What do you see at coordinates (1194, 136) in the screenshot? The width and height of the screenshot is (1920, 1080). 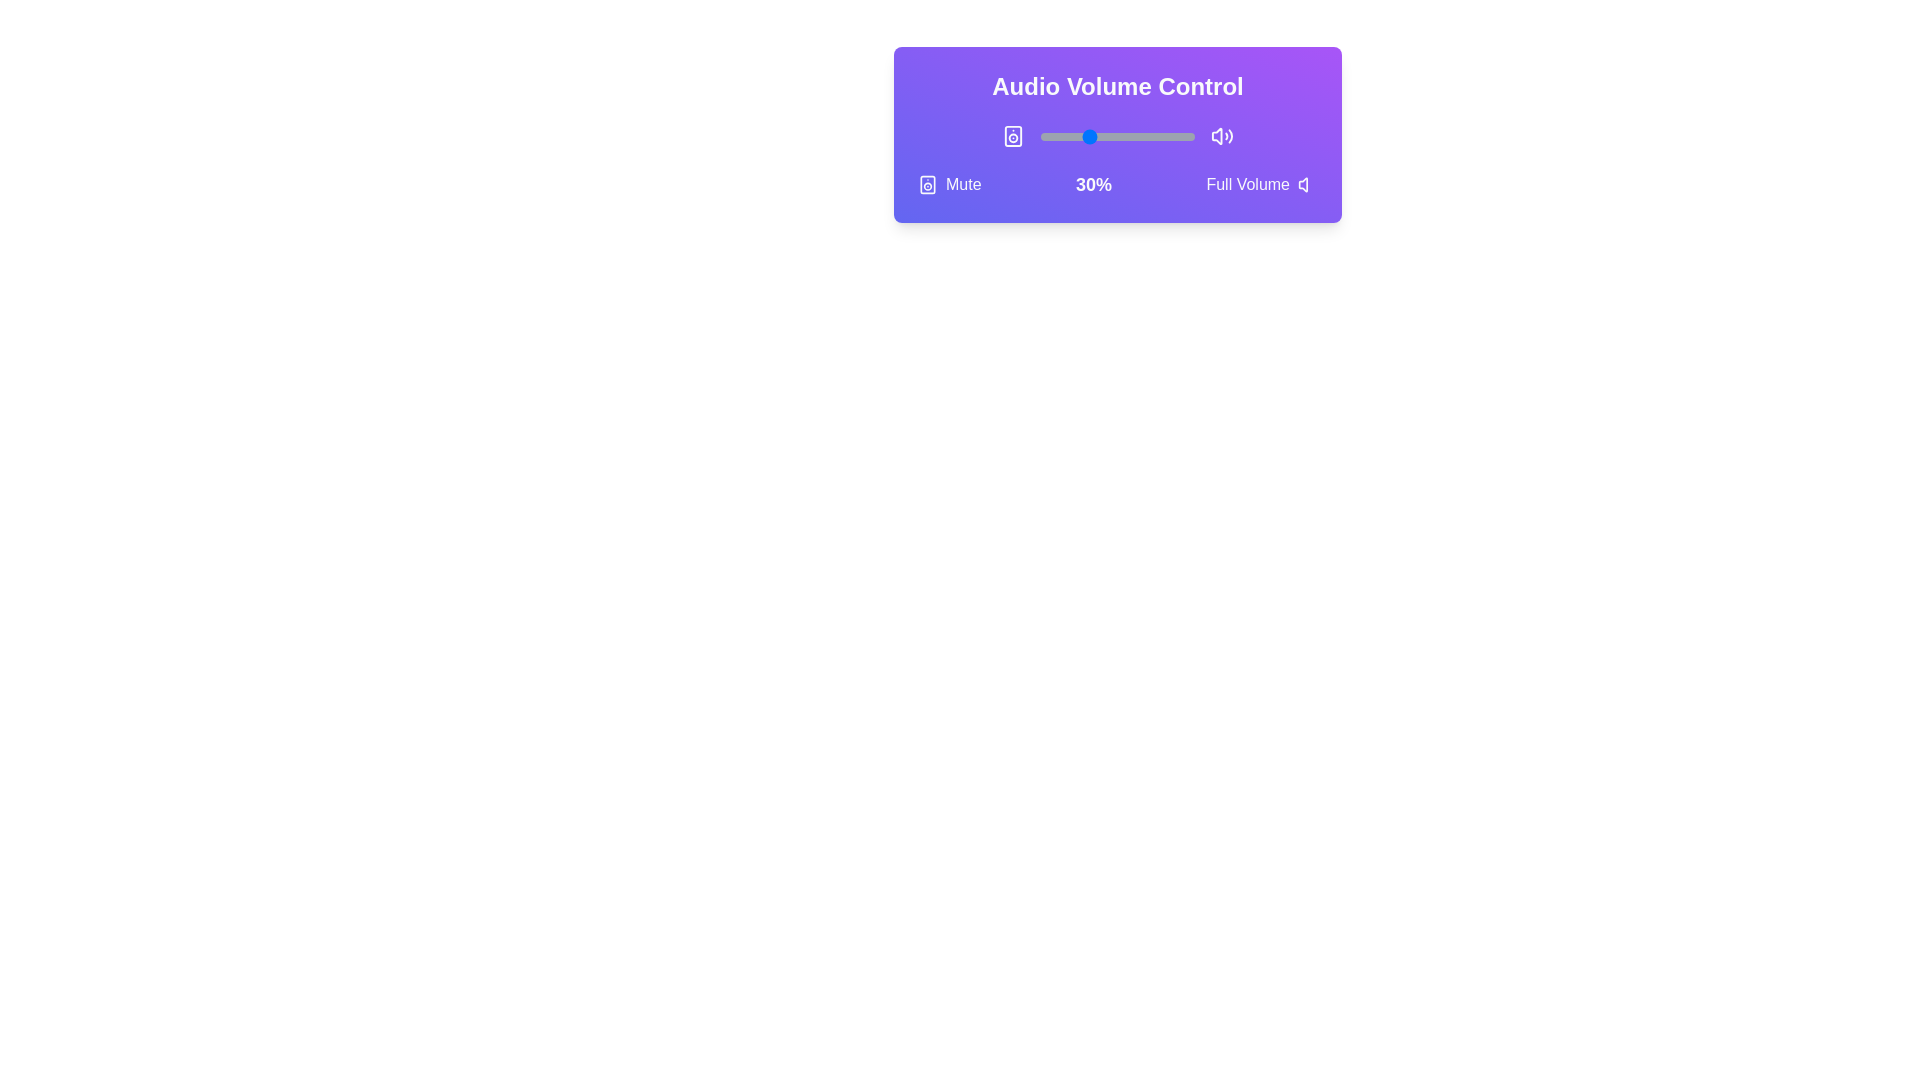 I see `the slider at the maximum endpoint to set the volume to full` at bounding box center [1194, 136].